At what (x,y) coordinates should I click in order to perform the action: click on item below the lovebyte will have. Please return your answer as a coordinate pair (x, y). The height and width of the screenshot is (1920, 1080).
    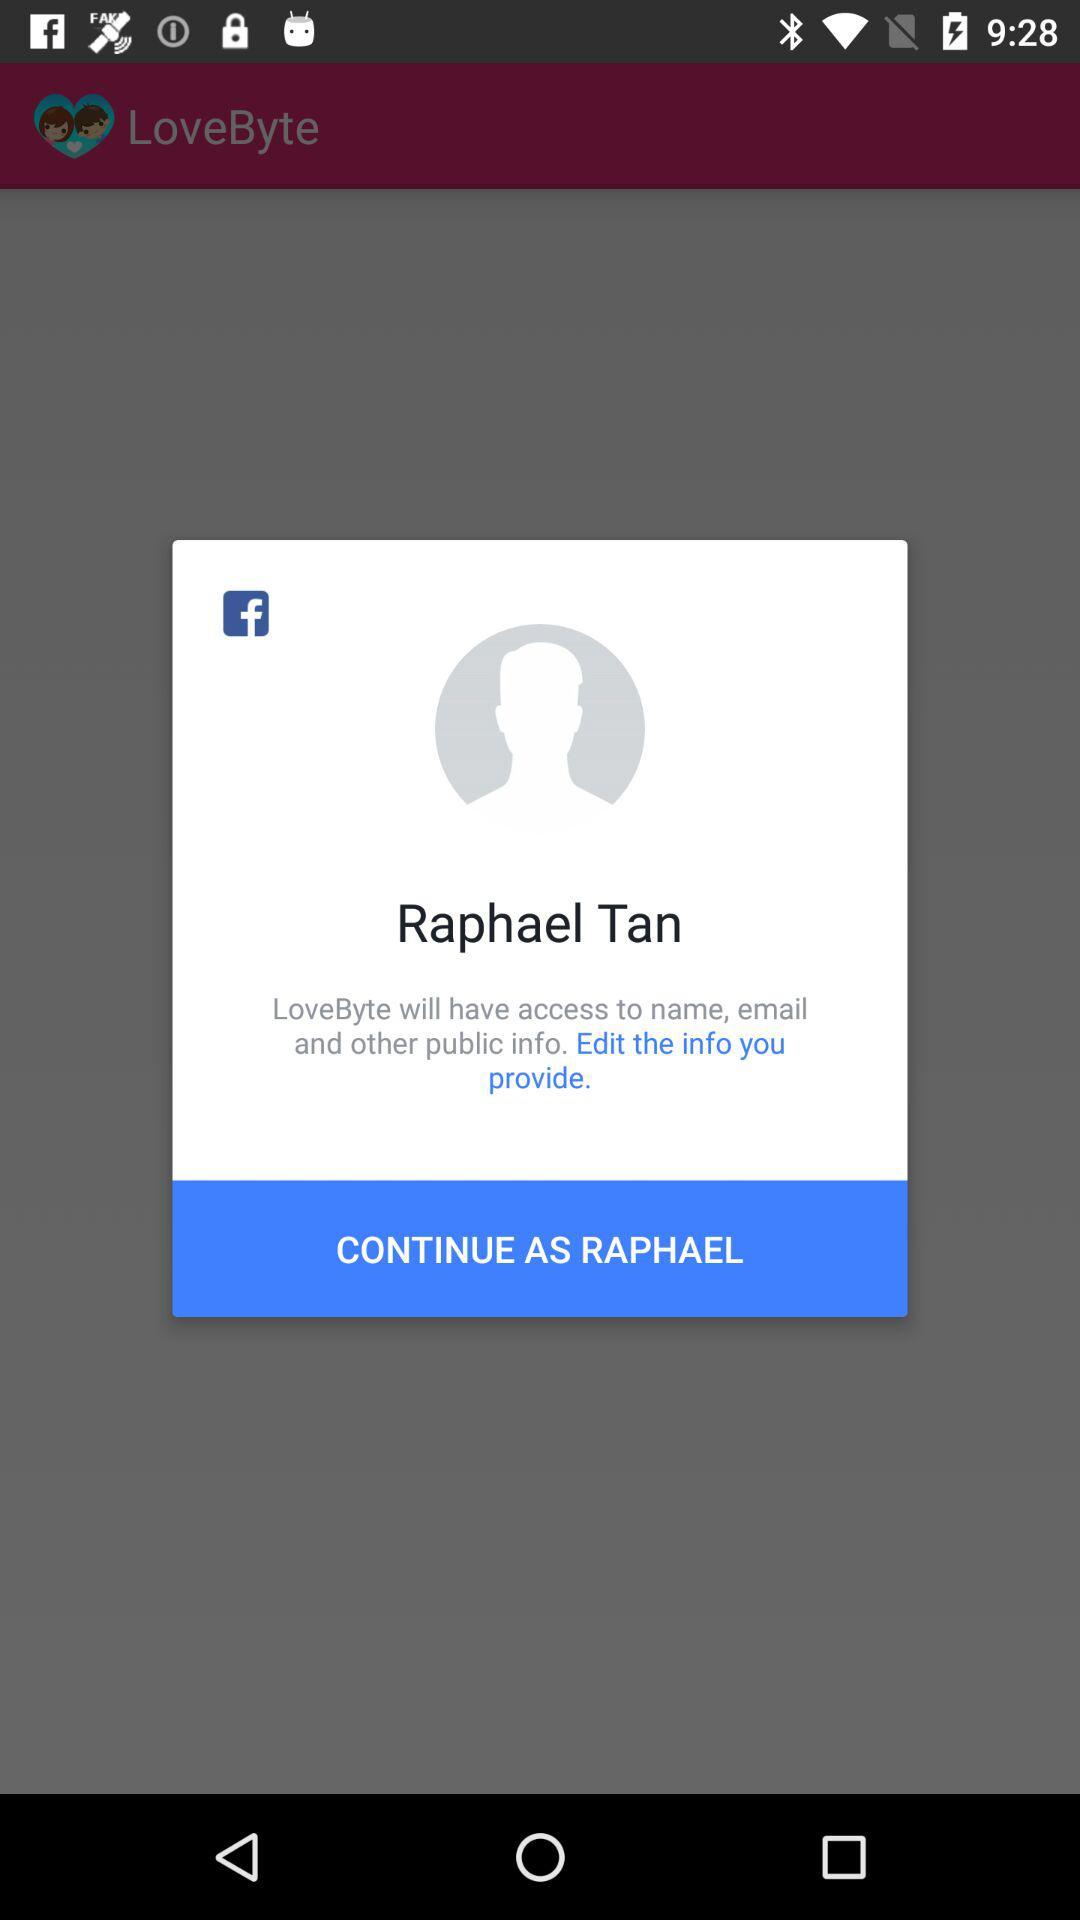
    Looking at the image, I should click on (540, 1247).